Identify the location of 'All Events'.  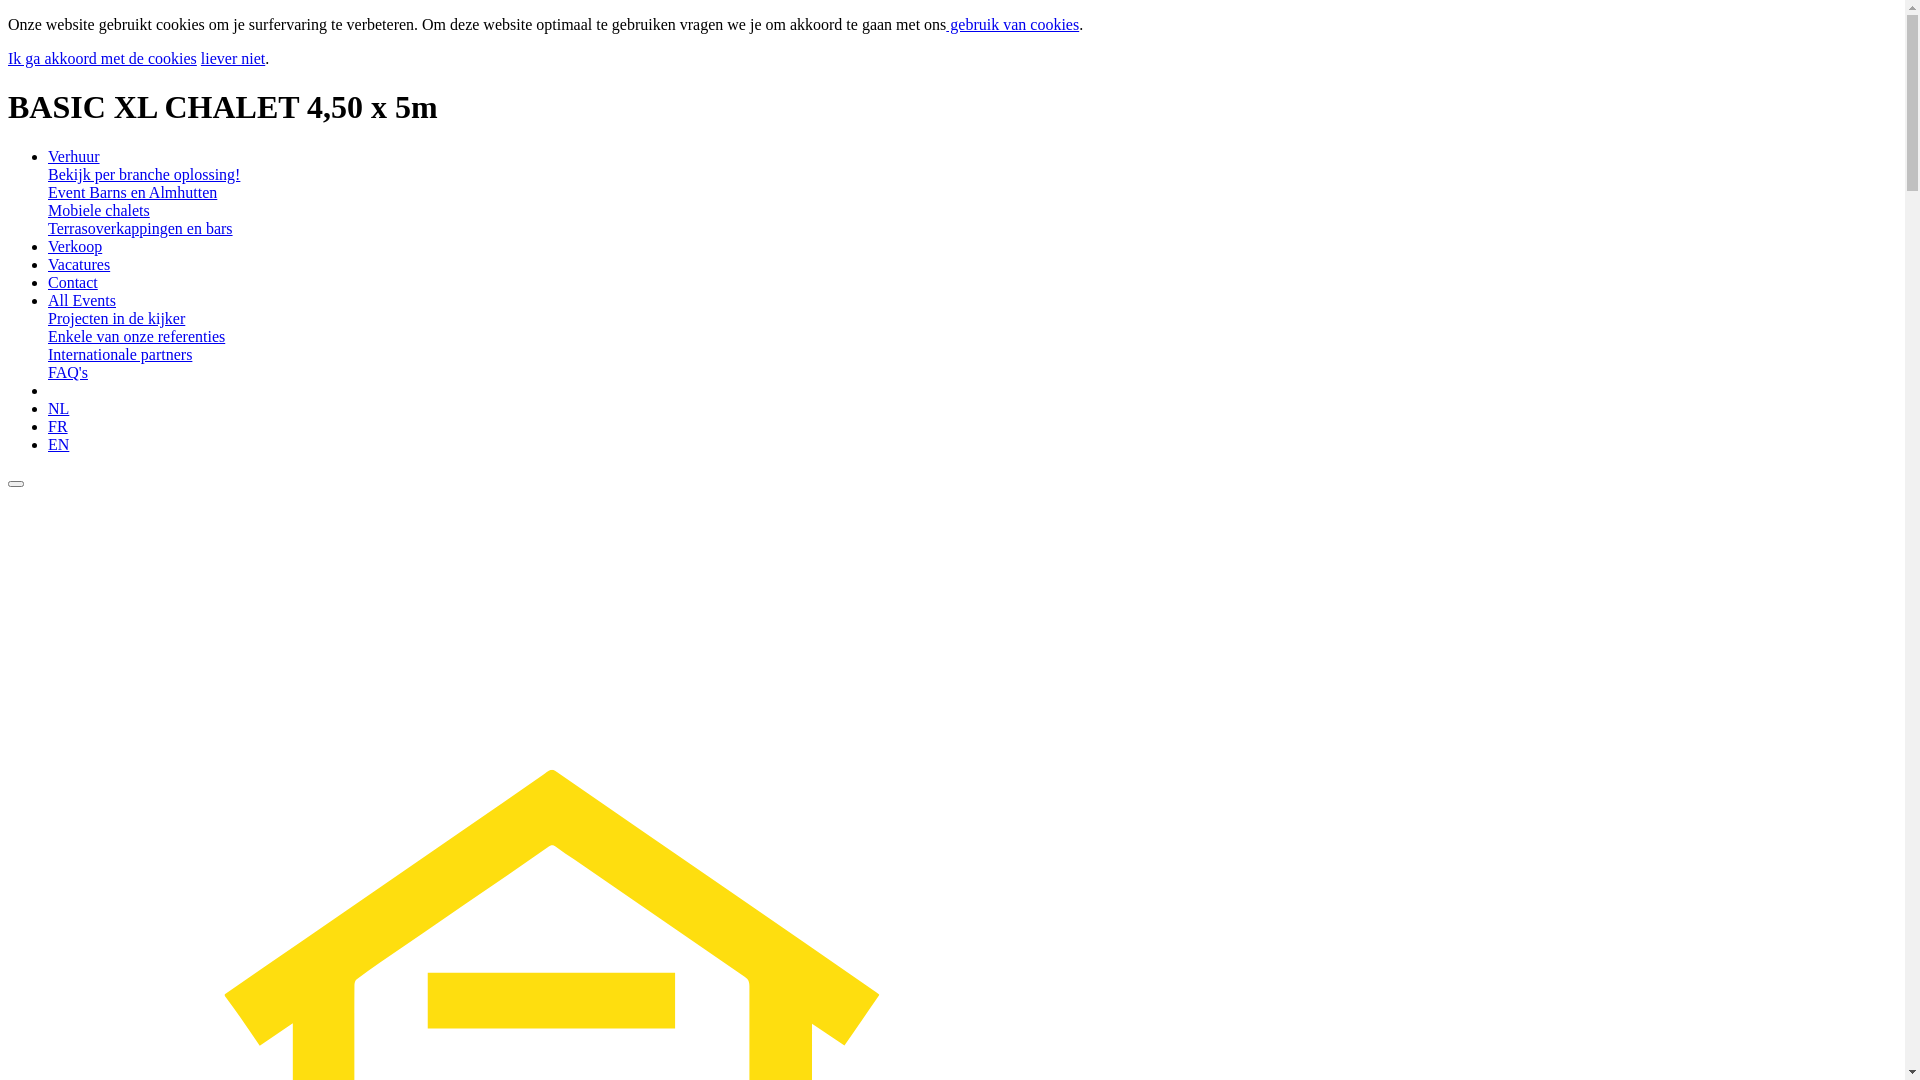
(80, 300).